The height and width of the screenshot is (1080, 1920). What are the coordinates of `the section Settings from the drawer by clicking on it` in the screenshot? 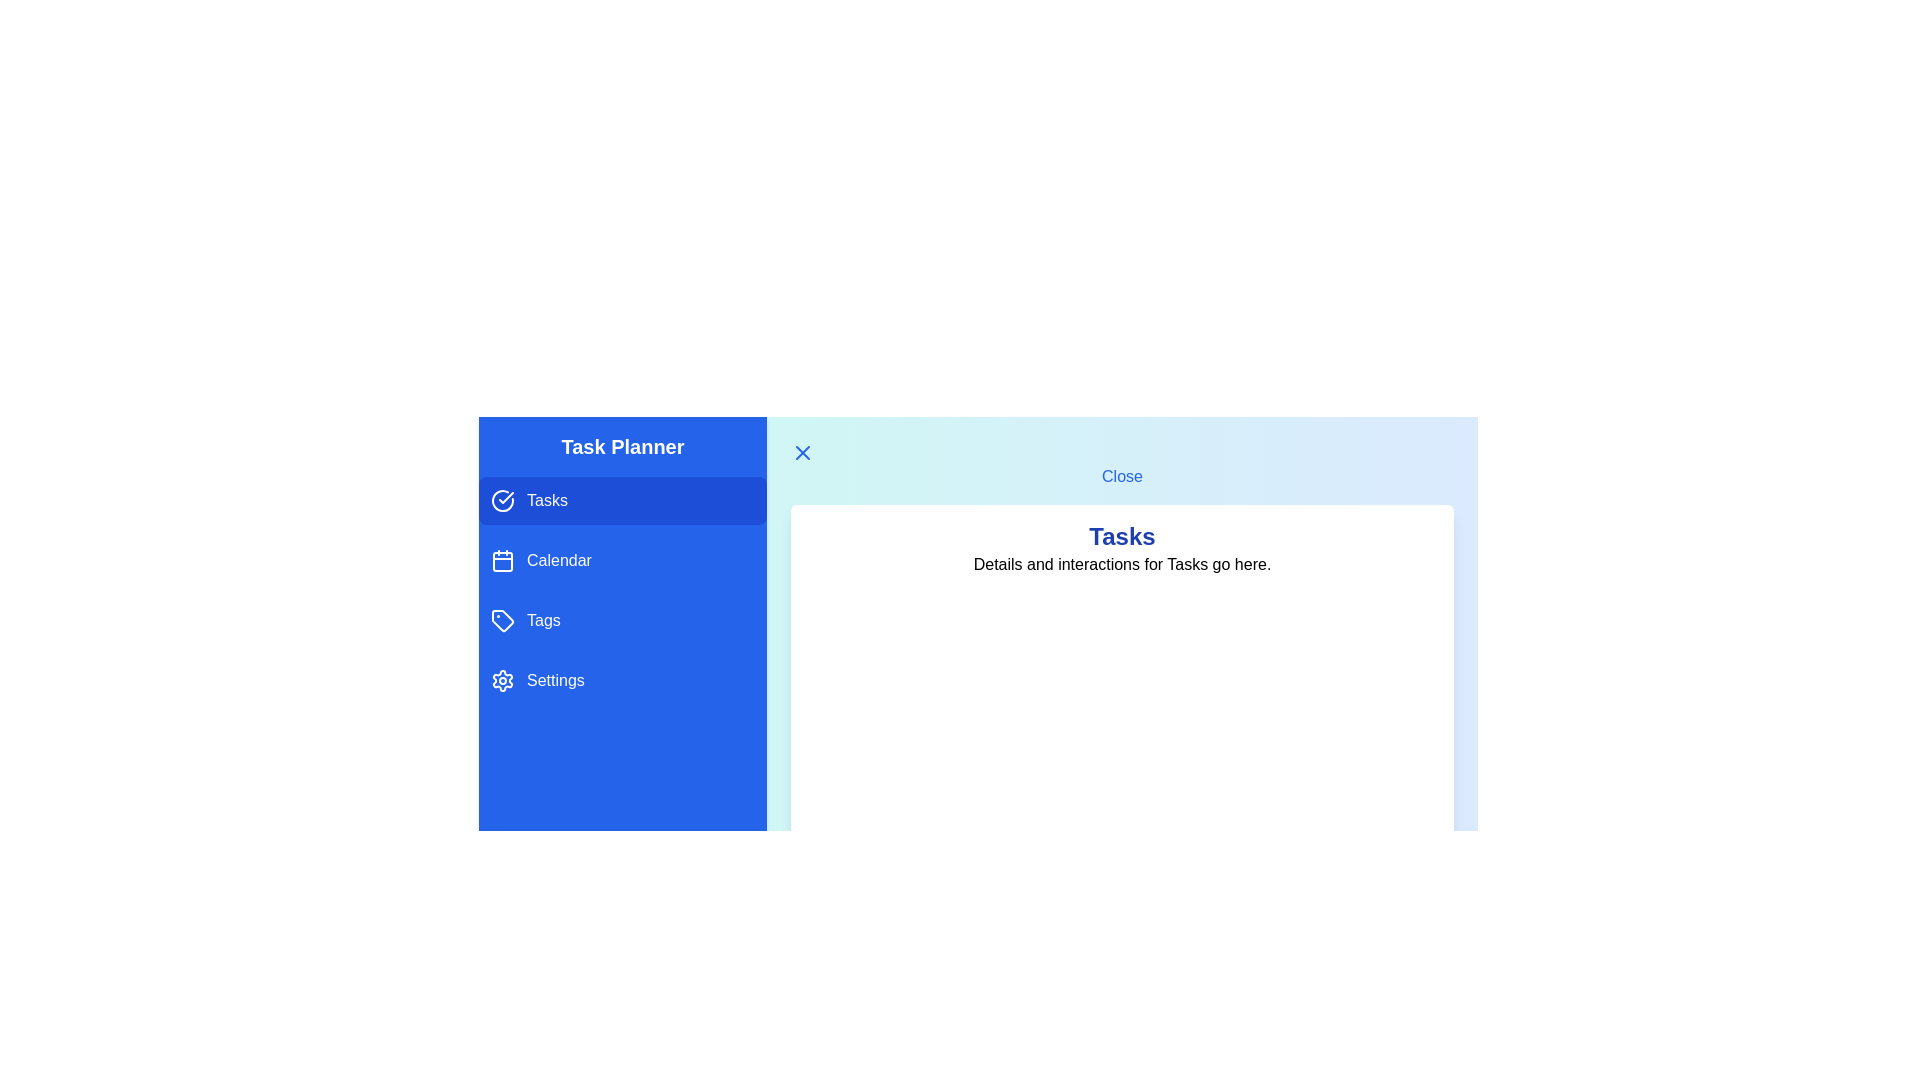 It's located at (622, 680).